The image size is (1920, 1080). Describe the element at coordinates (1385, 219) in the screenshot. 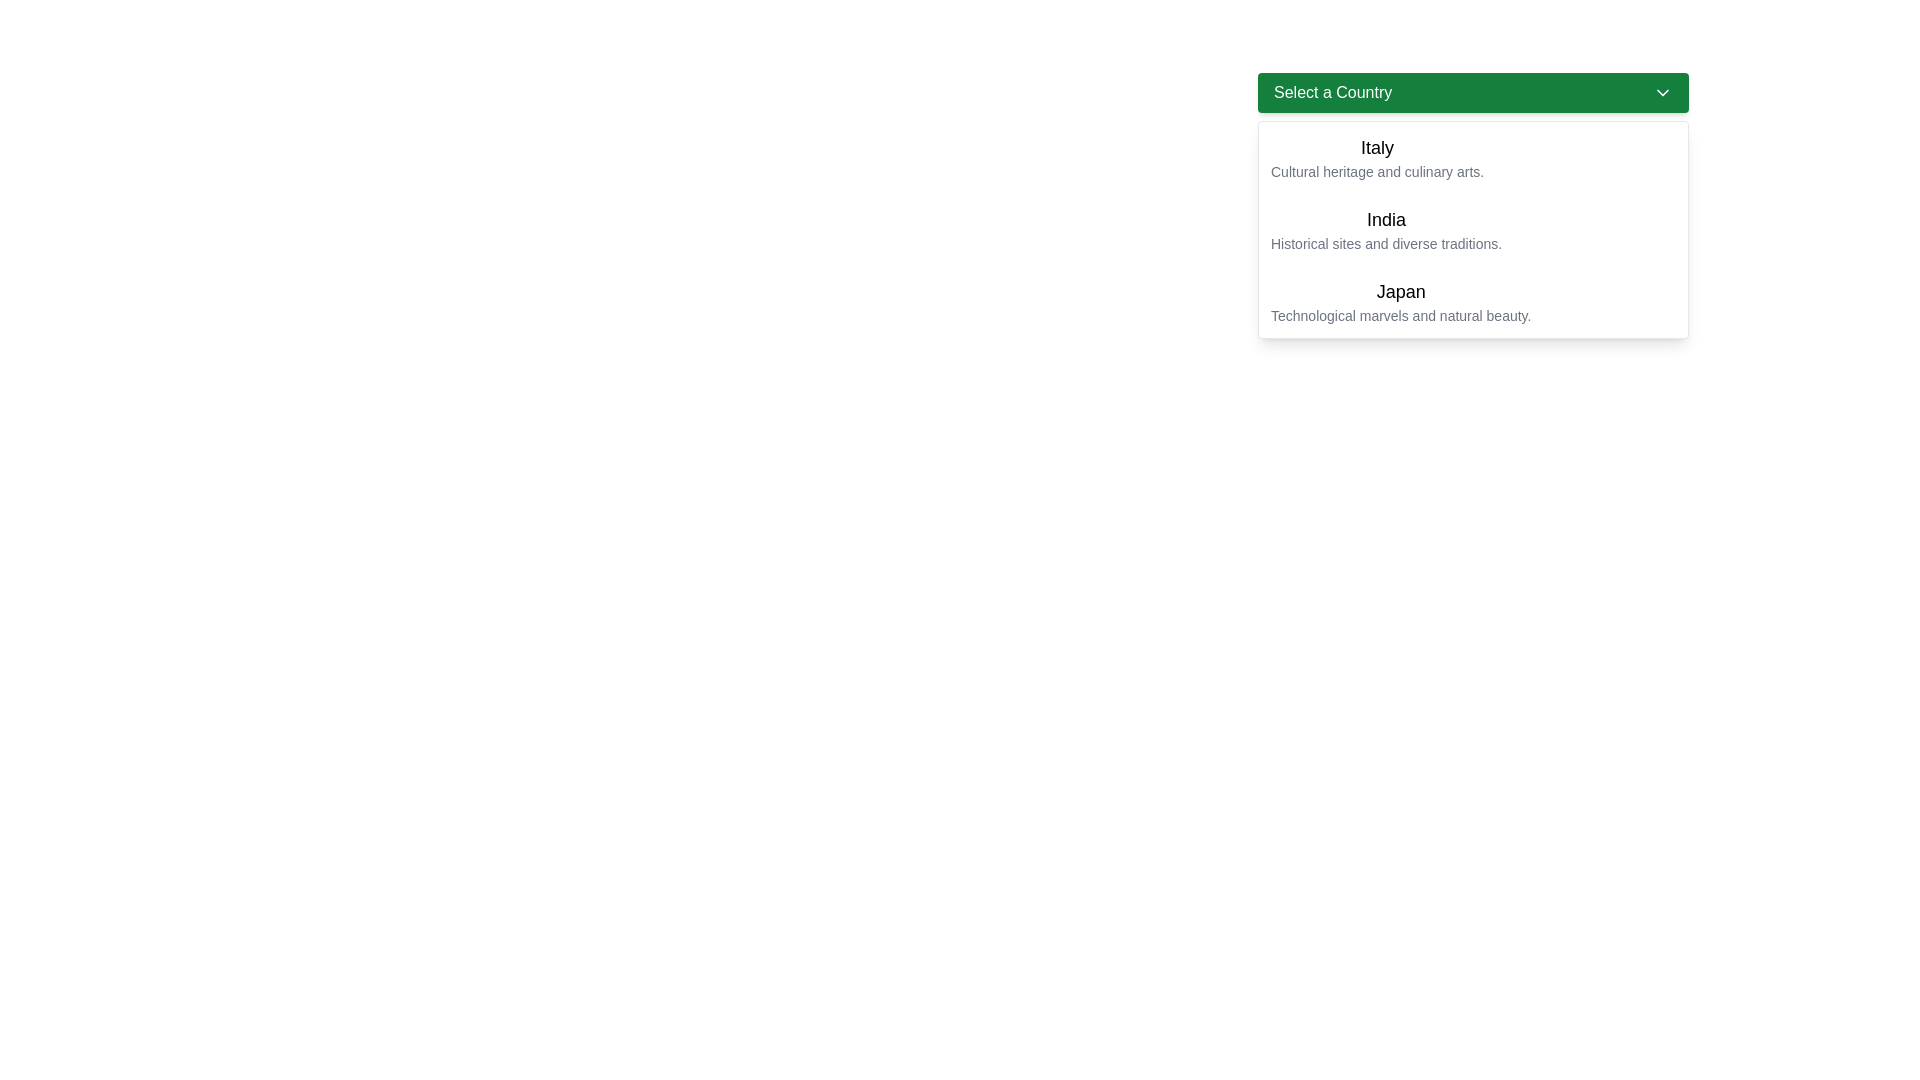

I see `the 'India' option in the dropdown menu titled 'Select a Country', which is positioned below 'Italy' and above 'Japan'` at that location.